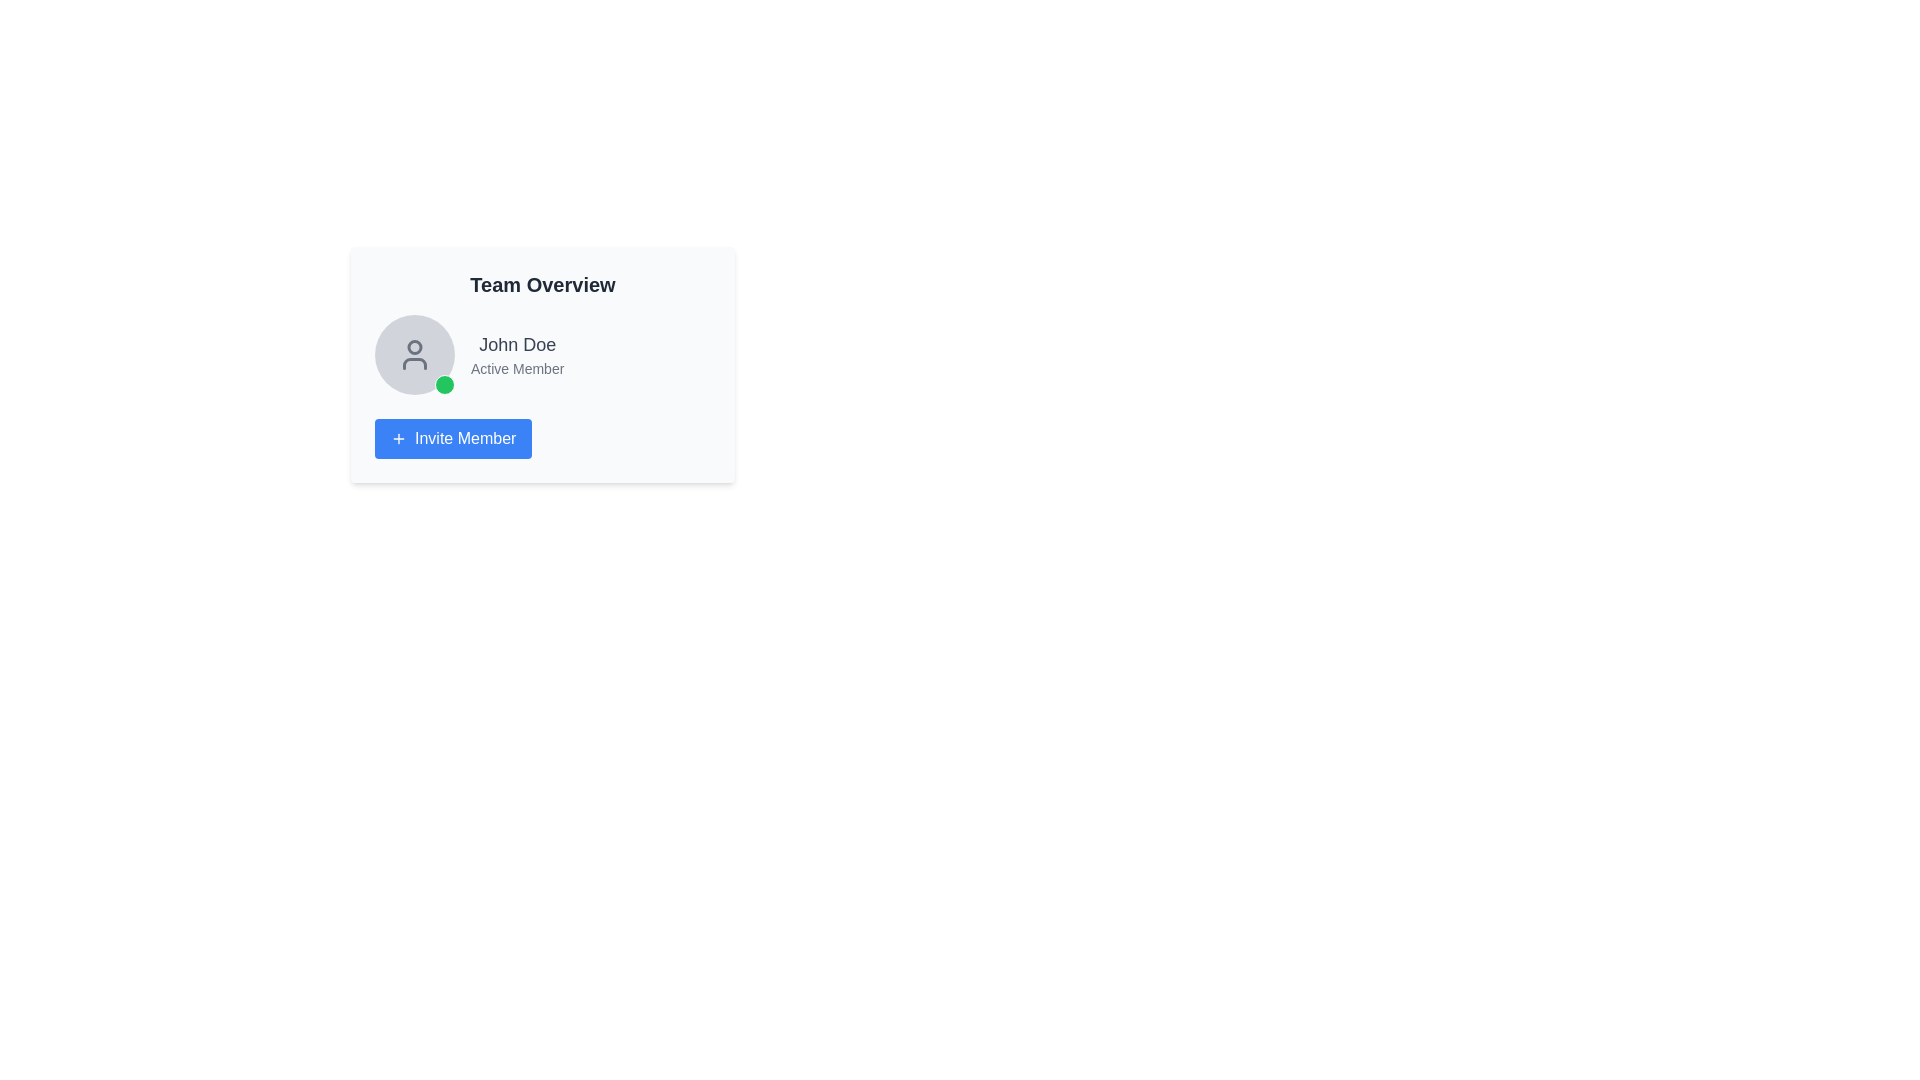 This screenshot has height=1080, width=1920. What do you see at coordinates (444, 385) in the screenshot?
I see `the status indicator badge located at the bottom-right corner of the circular avatar image within the profile card section` at bounding box center [444, 385].